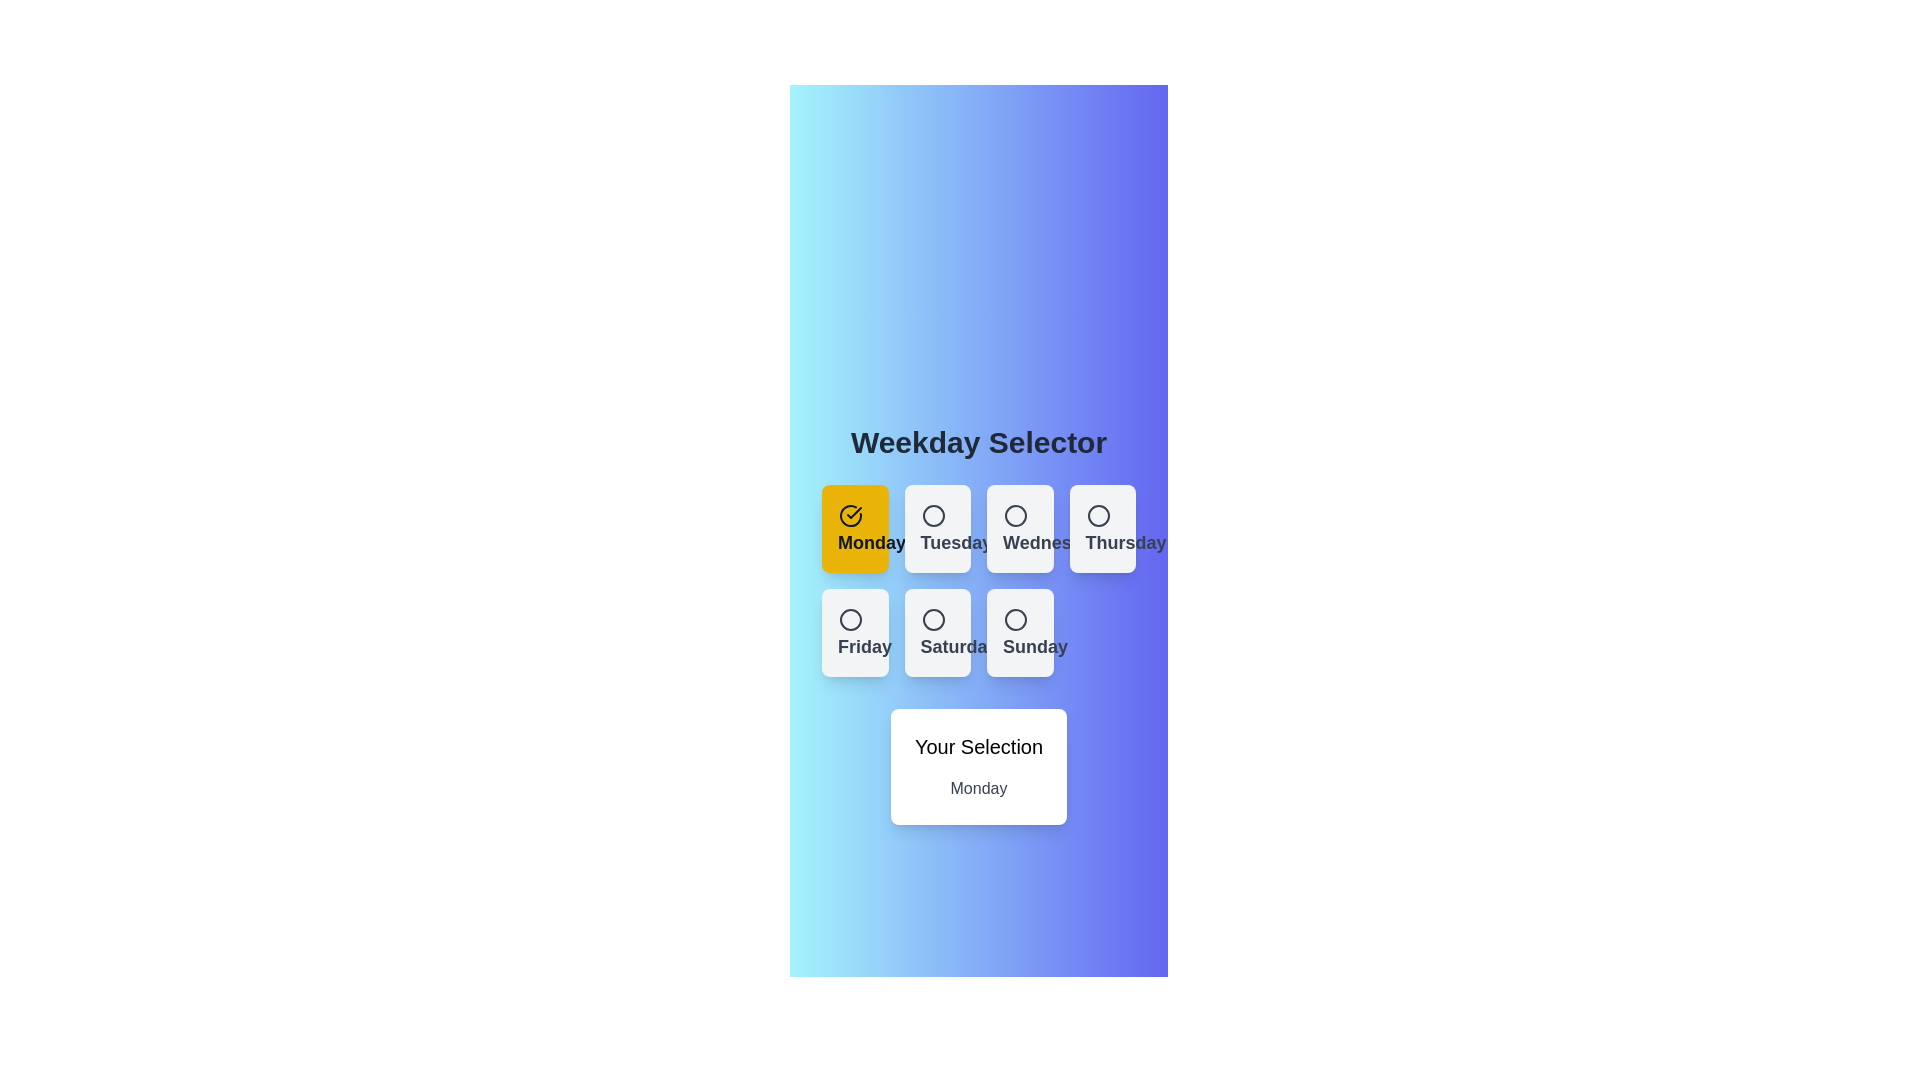 This screenshot has width=1920, height=1080. I want to click on the button corresponding to Wednesday, so click(1020, 527).